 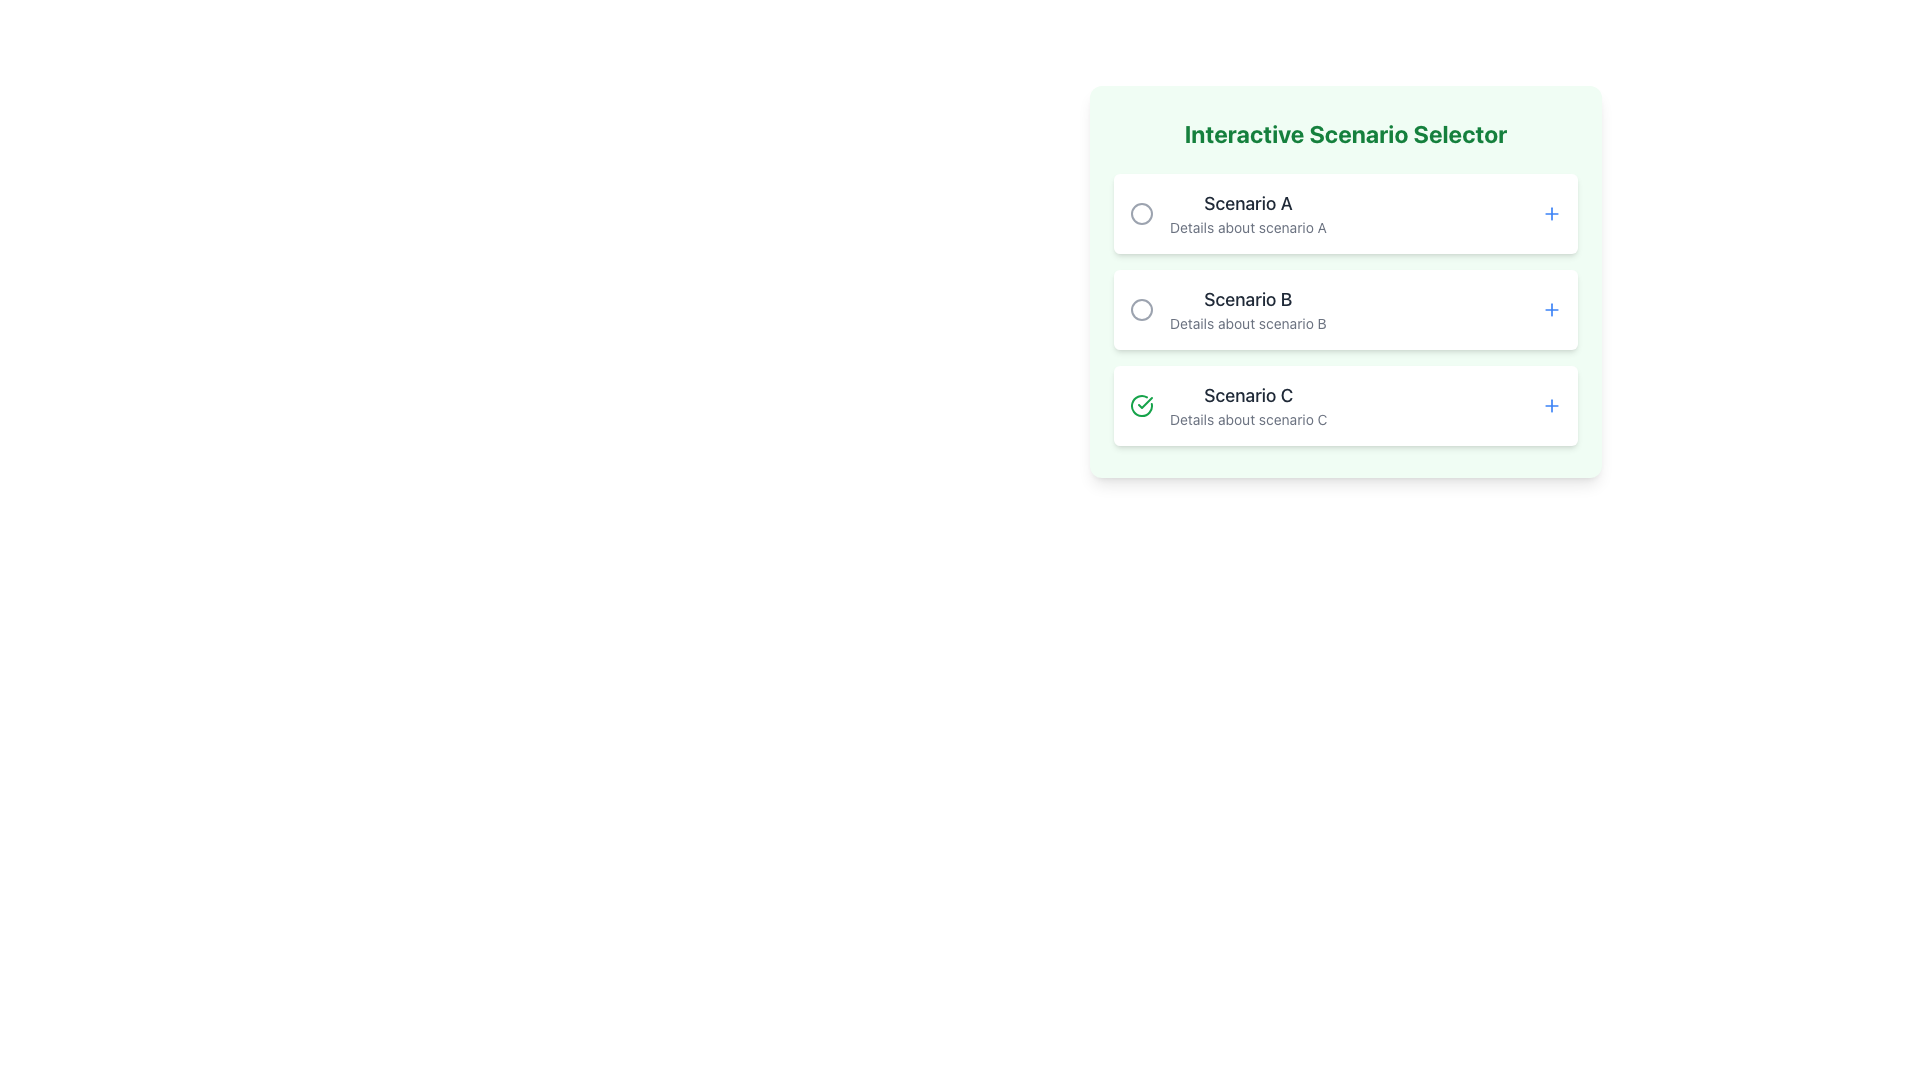 What do you see at coordinates (1247, 419) in the screenshot?
I see `the text label reading 'Details about scenario C' which is located directly below the title 'Scenario C' in the Interactive Scenario Selector interface` at bounding box center [1247, 419].